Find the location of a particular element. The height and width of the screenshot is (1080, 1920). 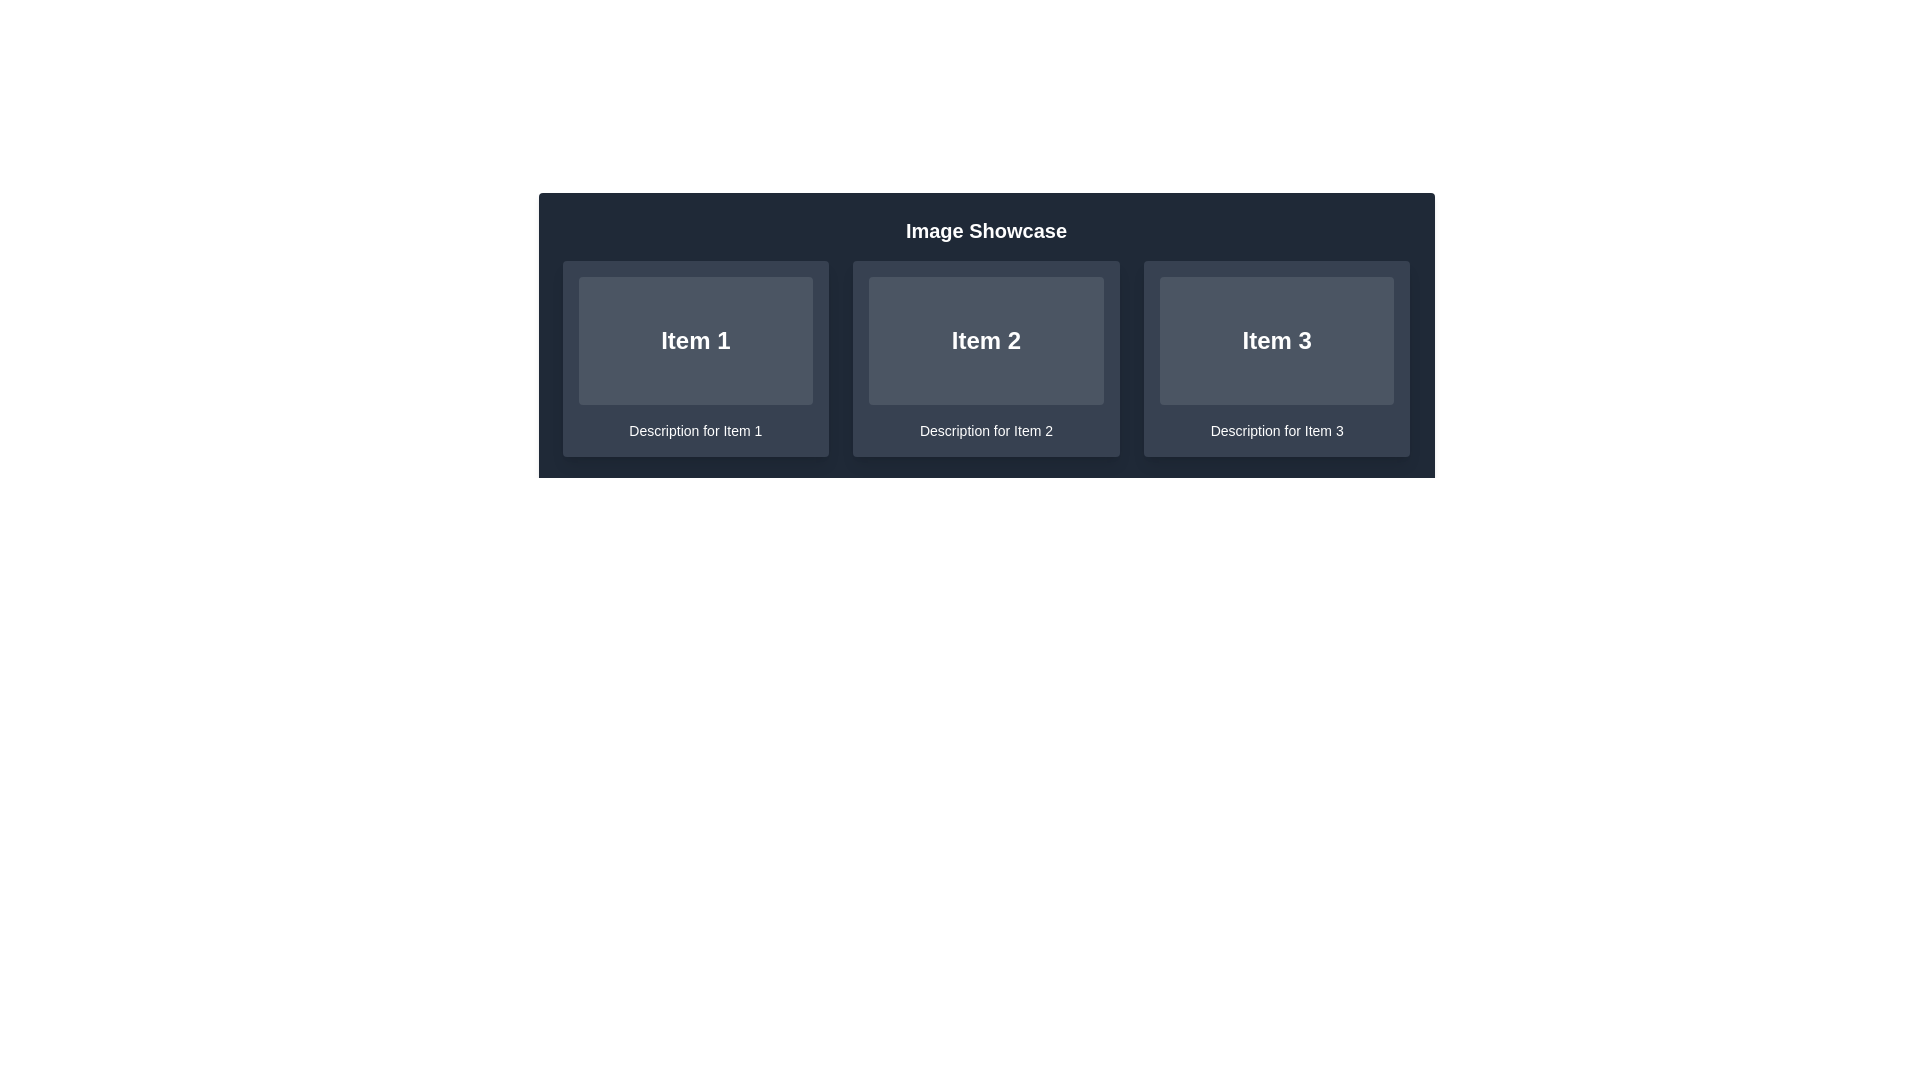

the Static Display Box that contains the bold white text 'Item 2' on a dark gray background, which is centrally positioned among three similar elements is located at coordinates (986, 339).